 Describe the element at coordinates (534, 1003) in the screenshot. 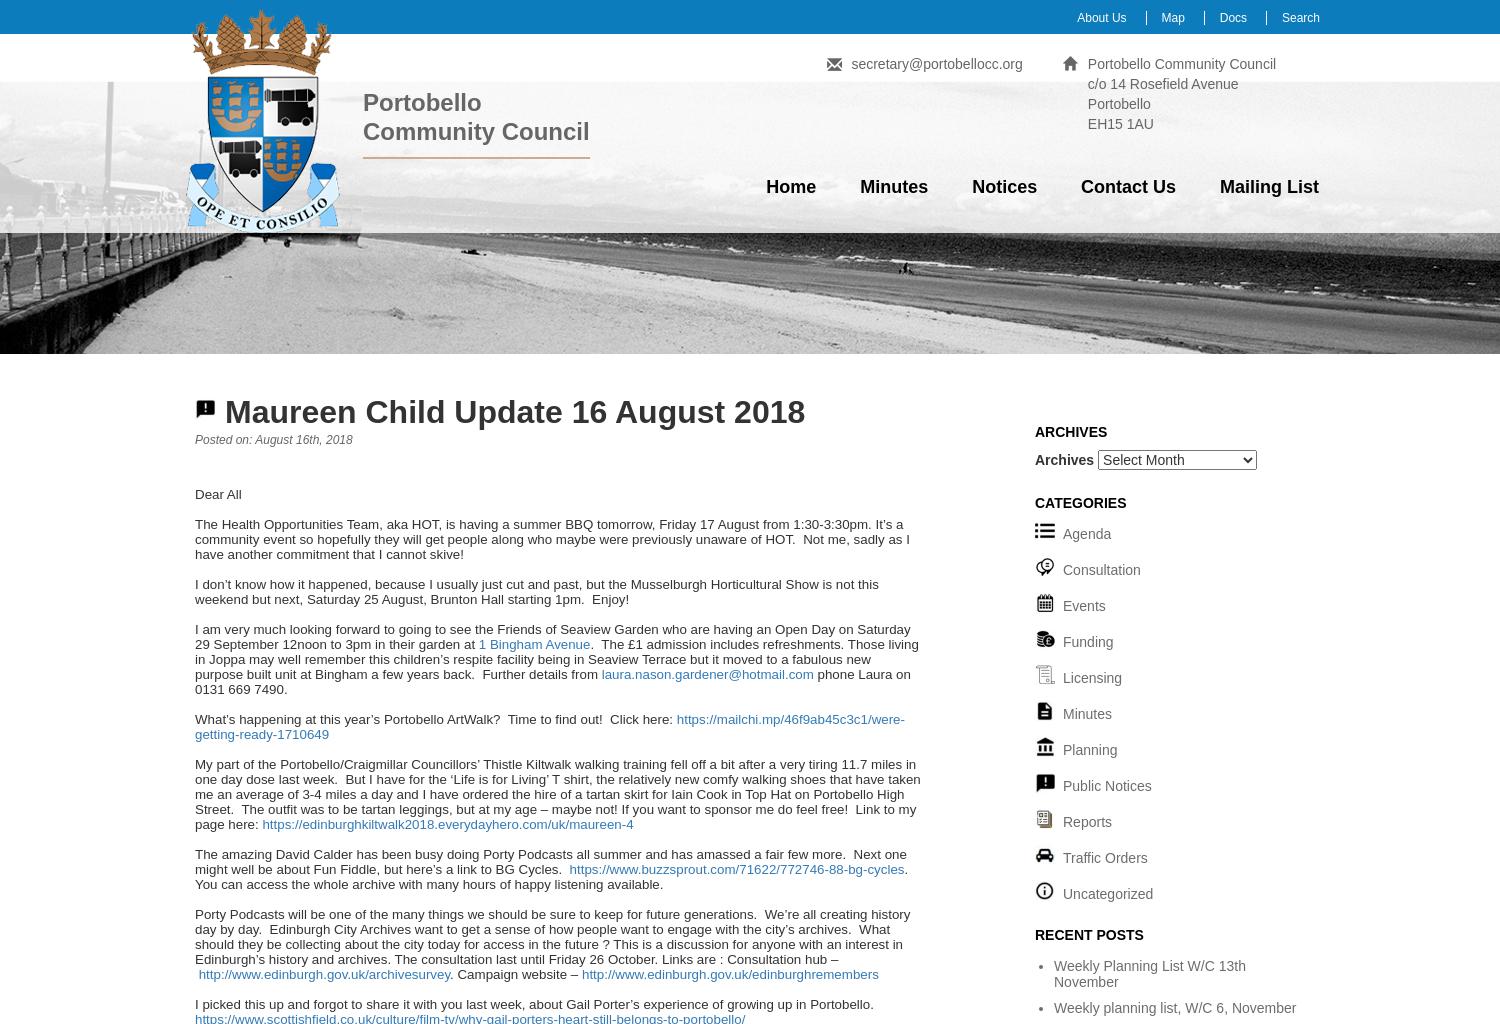

I see `'I picked this up and forgot to share it with you last week, about Gail Porter’s experience of growing up in Portobello.'` at that location.